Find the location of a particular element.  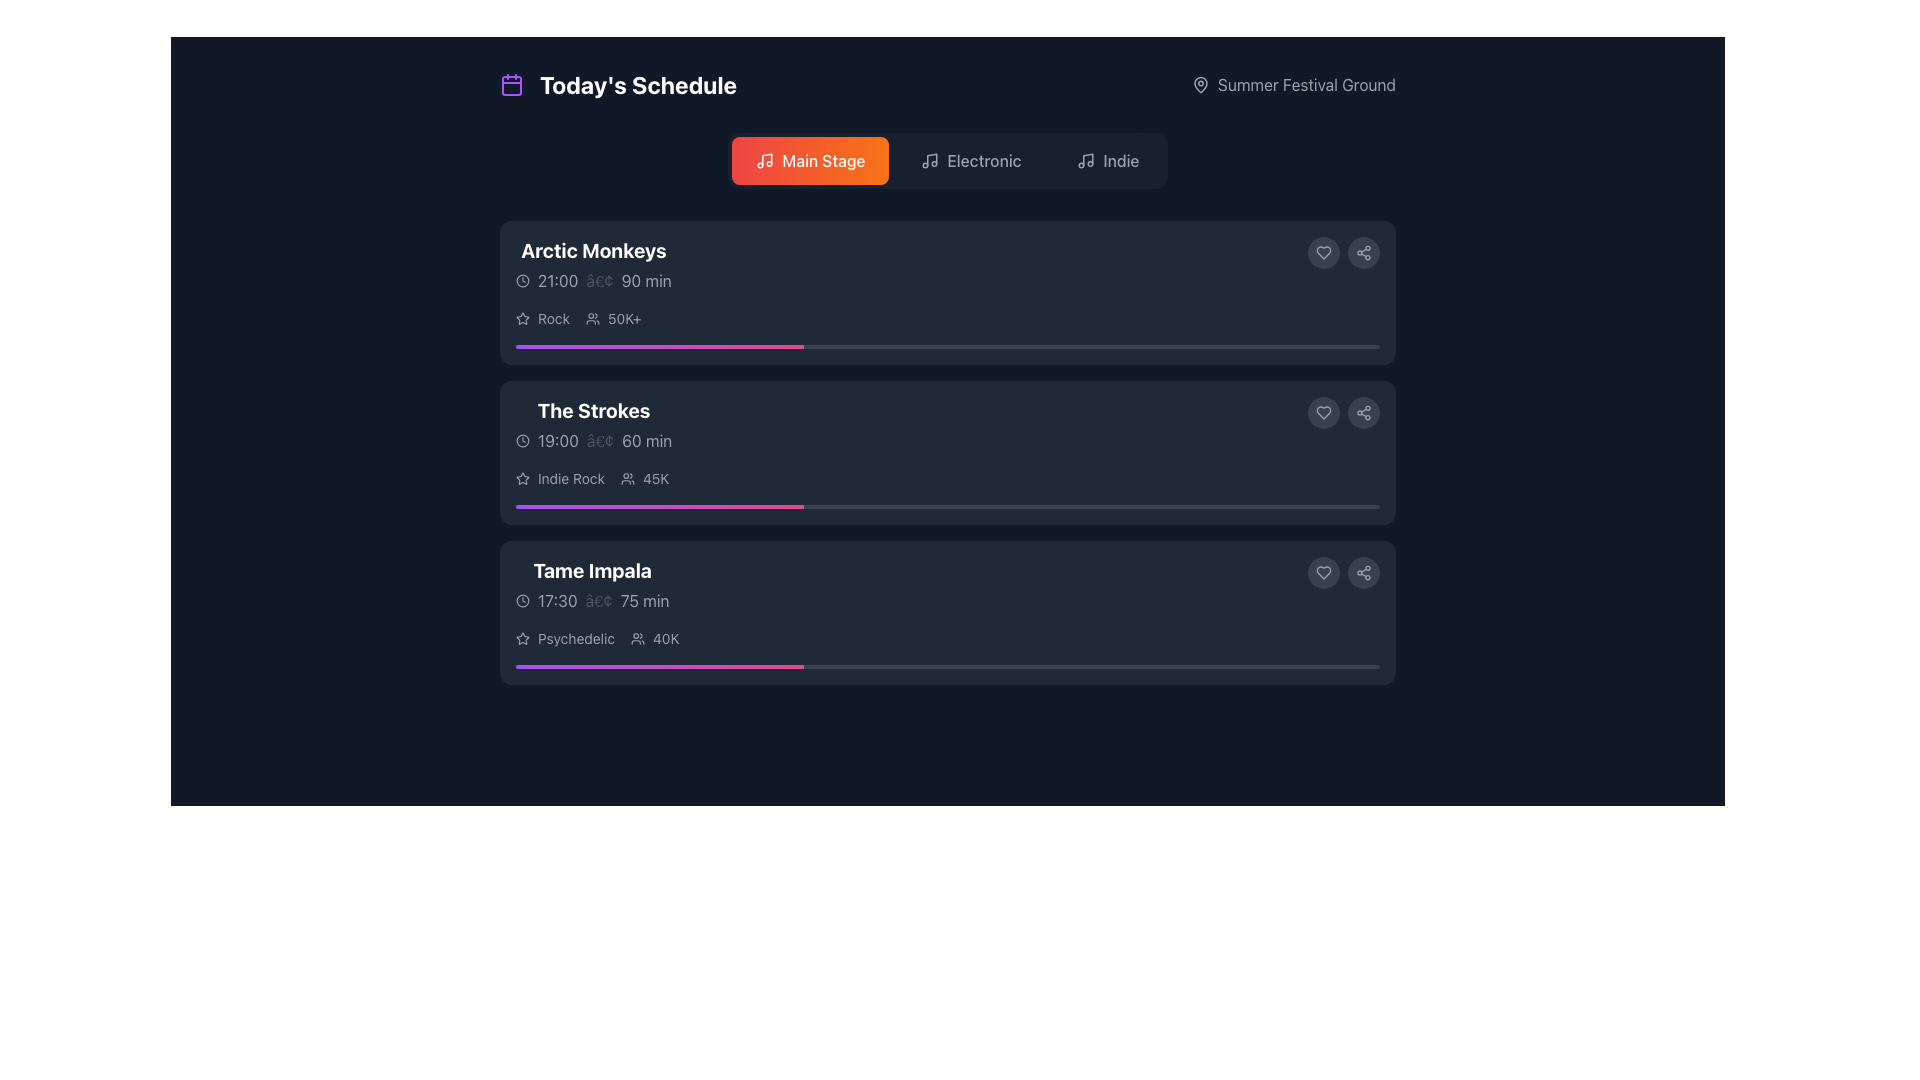

the small circular gray bullet point styled as an Icon/Visual Separator located between the text '19:00' and '60 min' is located at coordinates (599, 439).